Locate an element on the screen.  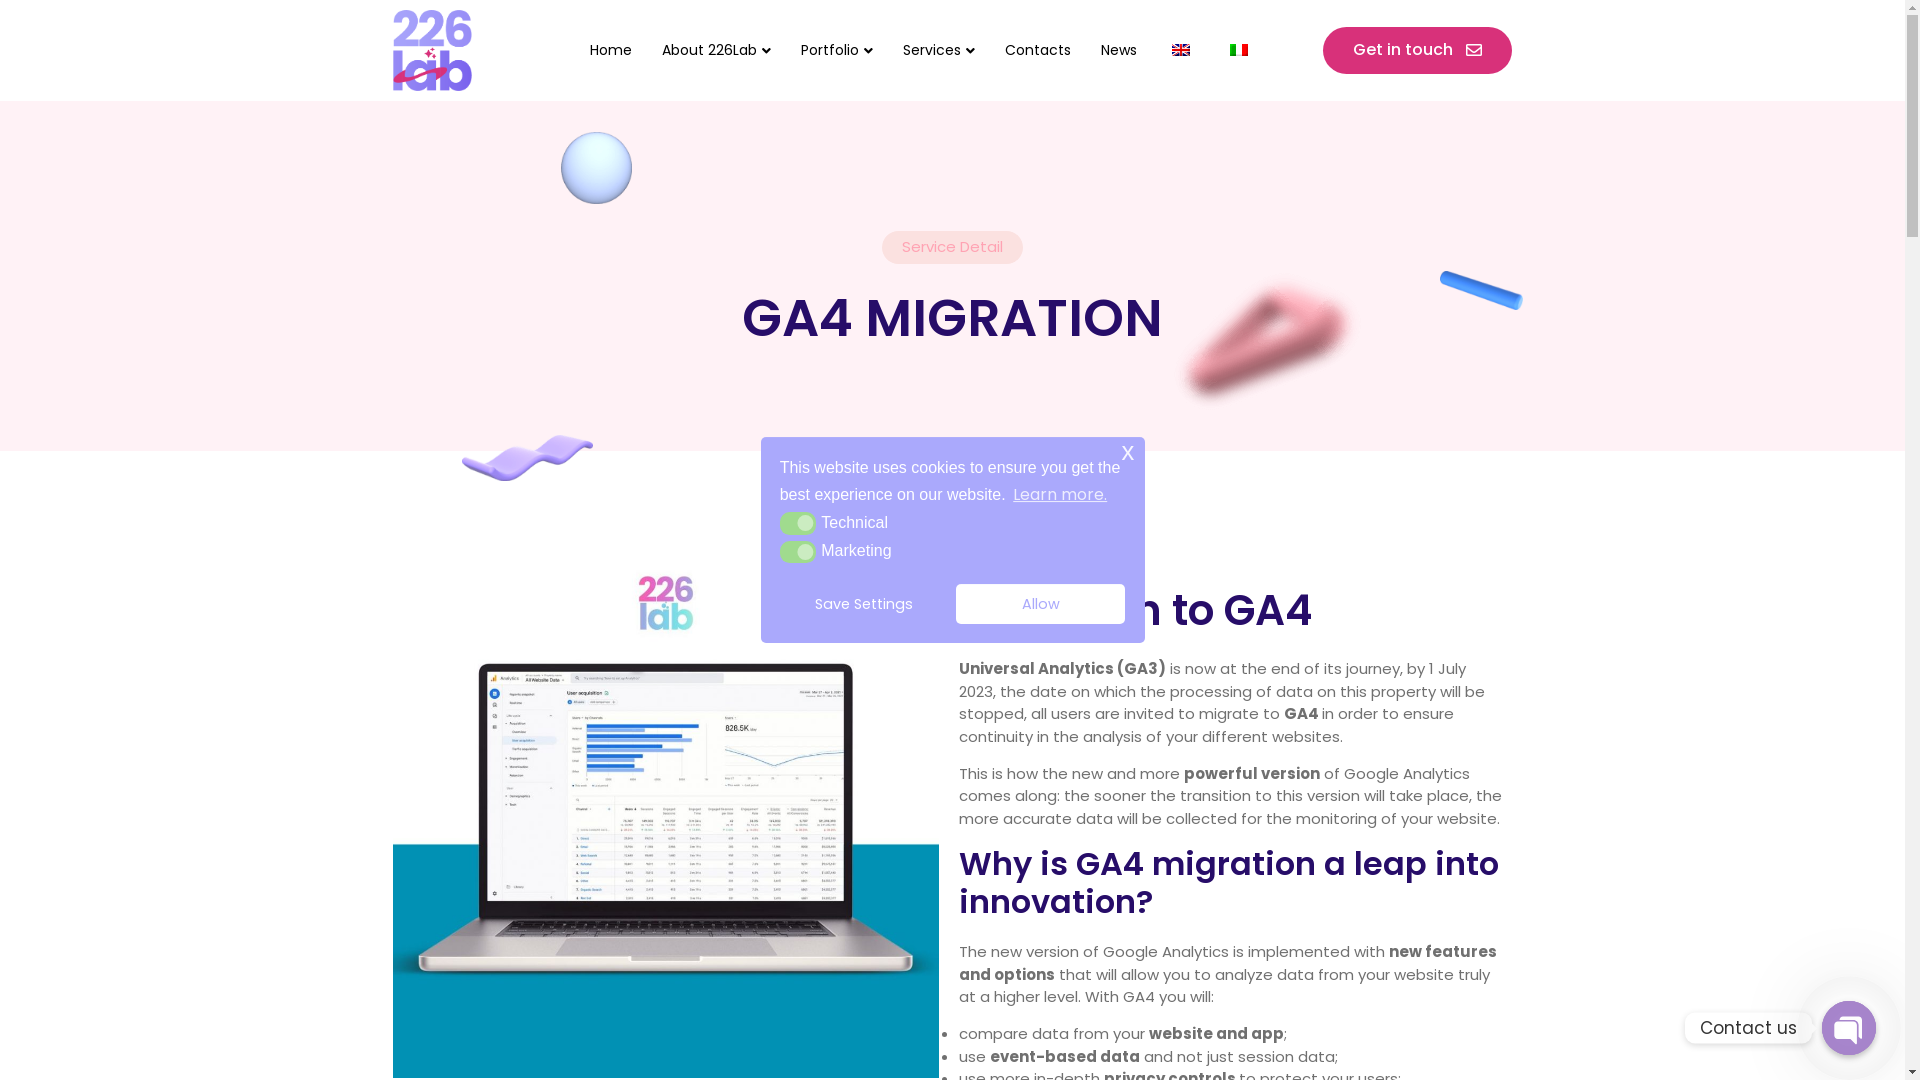
'Allow' is located at coordinates (1040, 603).